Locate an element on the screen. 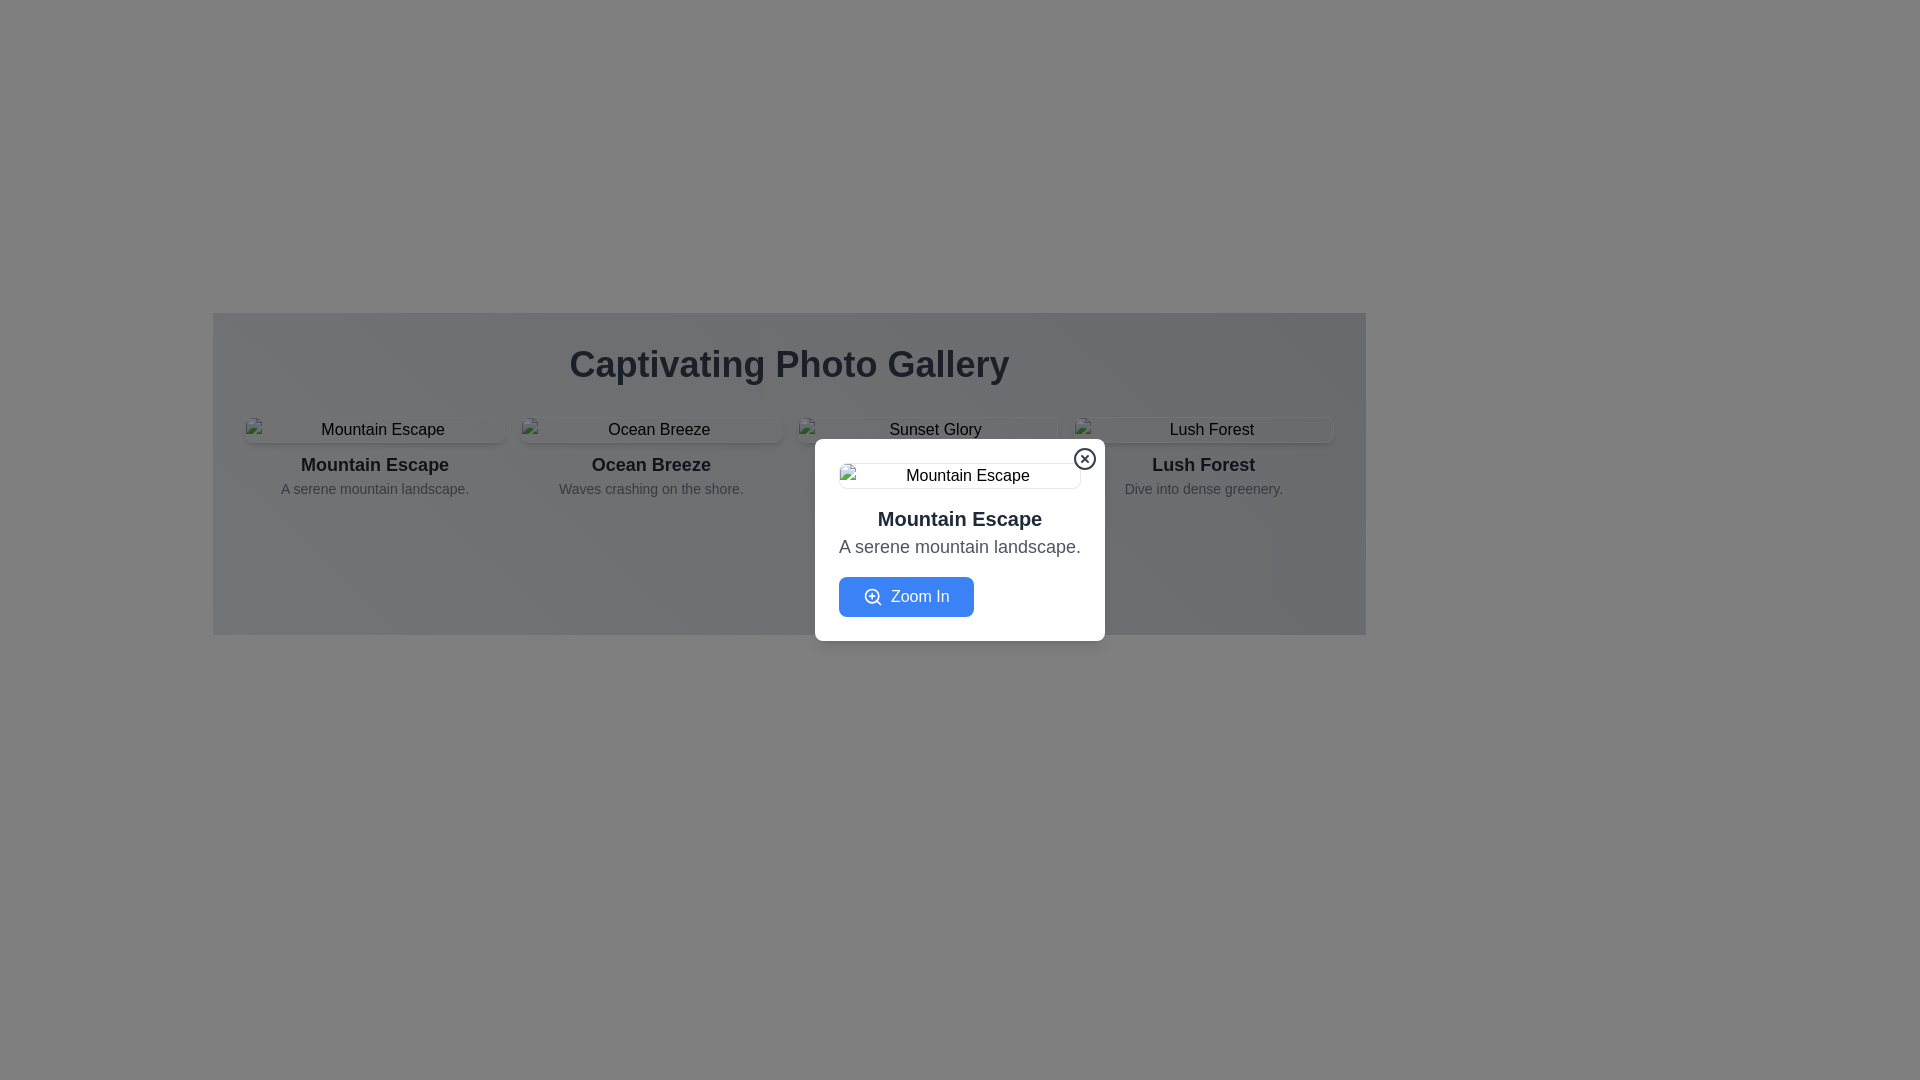 The width and height of the screenshot is (1920, 1080). the primary heading 'Ocean Breeze' is located at coordinates (651, 465).